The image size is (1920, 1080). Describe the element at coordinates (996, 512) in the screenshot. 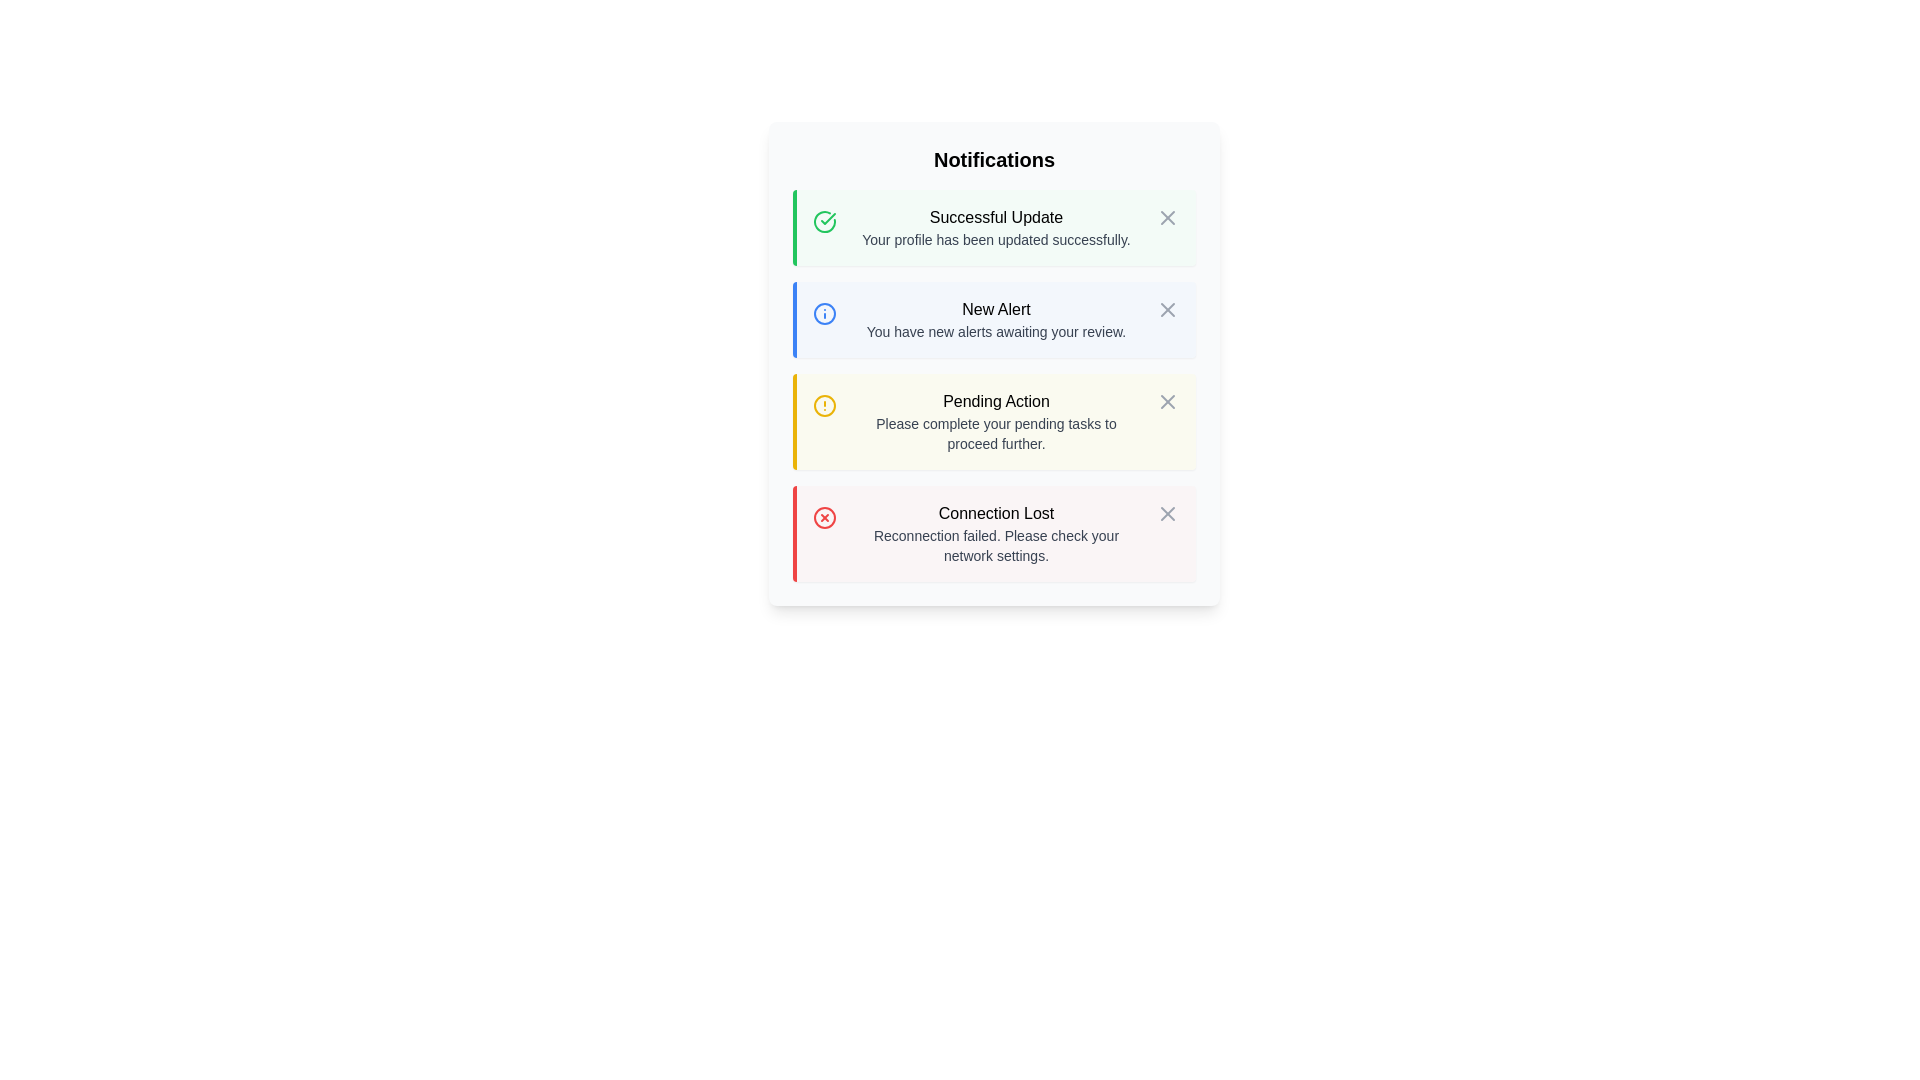

I see `the static text element in the red notification panel that informs the user about a lost connection event` at that location.